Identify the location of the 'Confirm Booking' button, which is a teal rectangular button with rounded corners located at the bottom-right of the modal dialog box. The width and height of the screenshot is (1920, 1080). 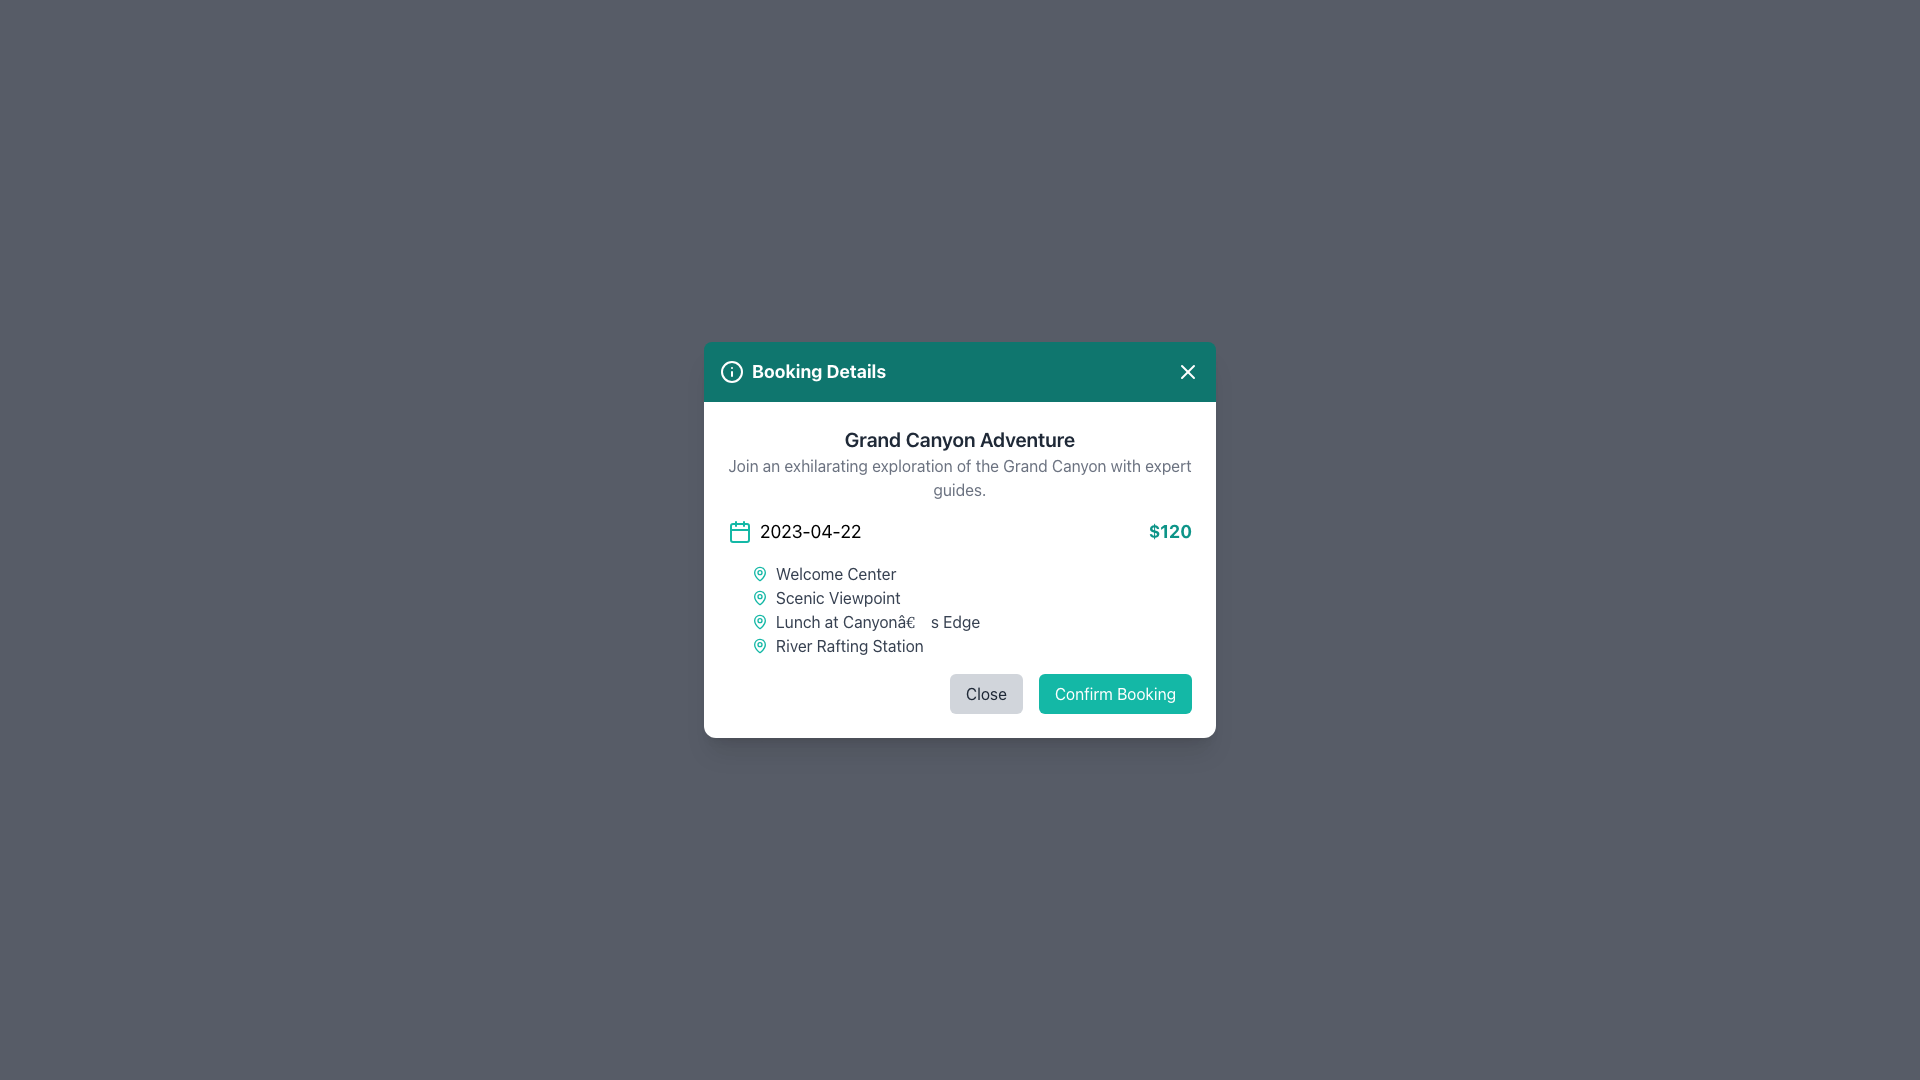
(1114, 693).